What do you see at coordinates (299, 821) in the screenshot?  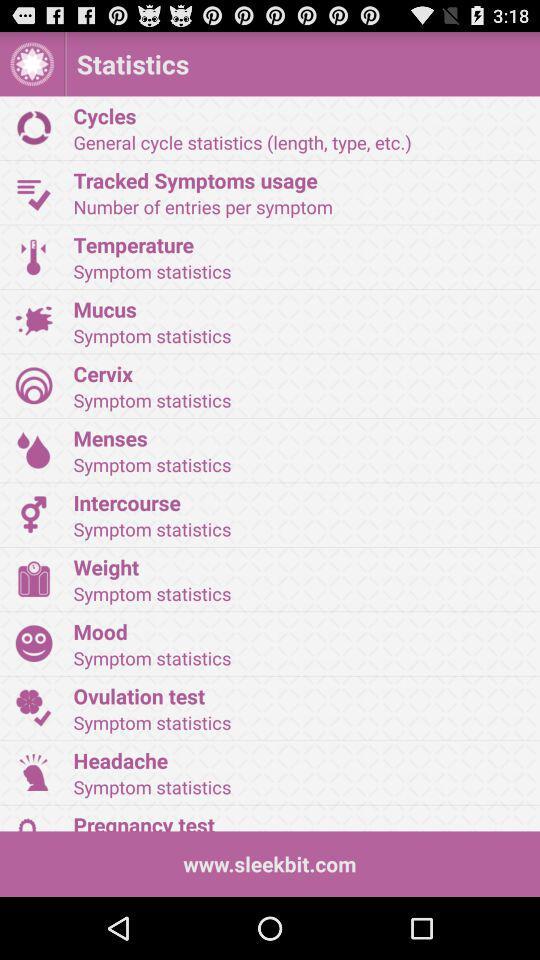 I see `the app below symptom statistics icon` at bounding box center [299, 821].